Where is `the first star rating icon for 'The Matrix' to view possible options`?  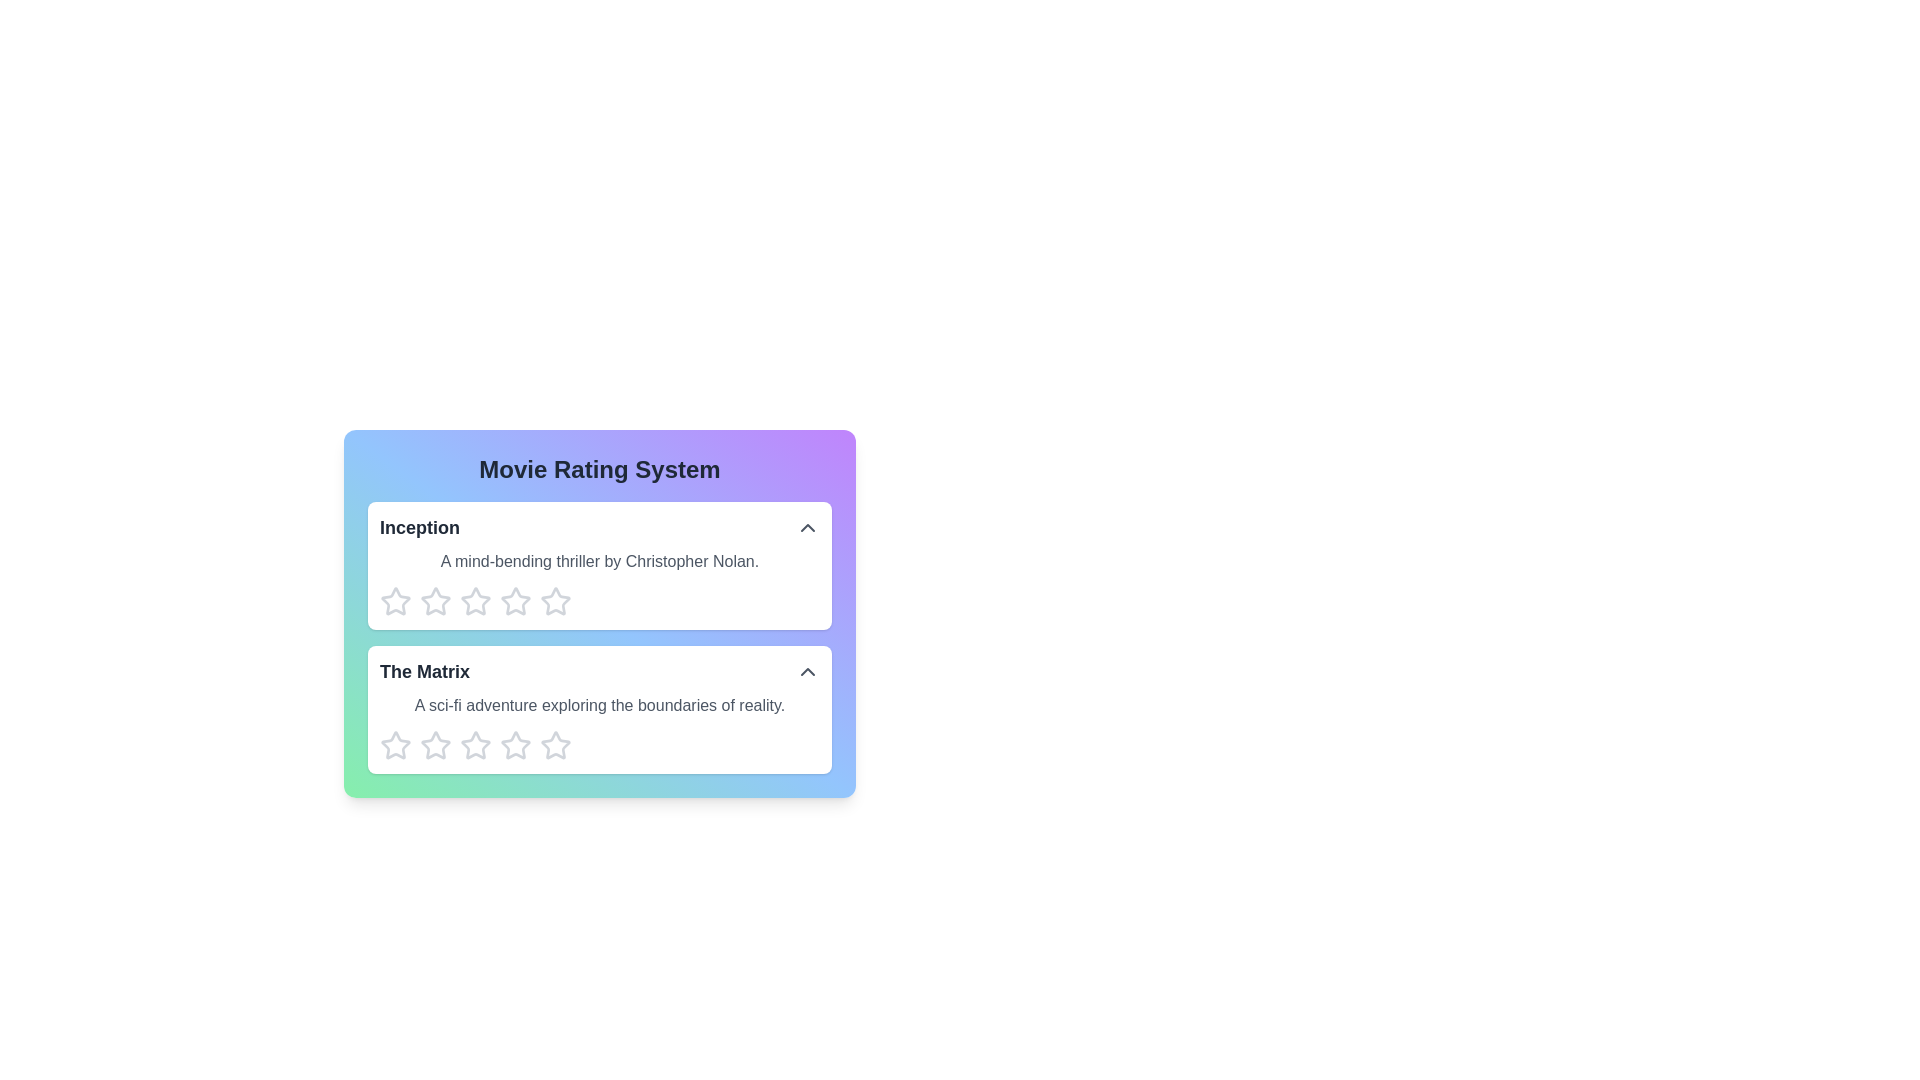
the first star rating icon for 'The Matrix' to view possible options is located at coordinates (394, 744).